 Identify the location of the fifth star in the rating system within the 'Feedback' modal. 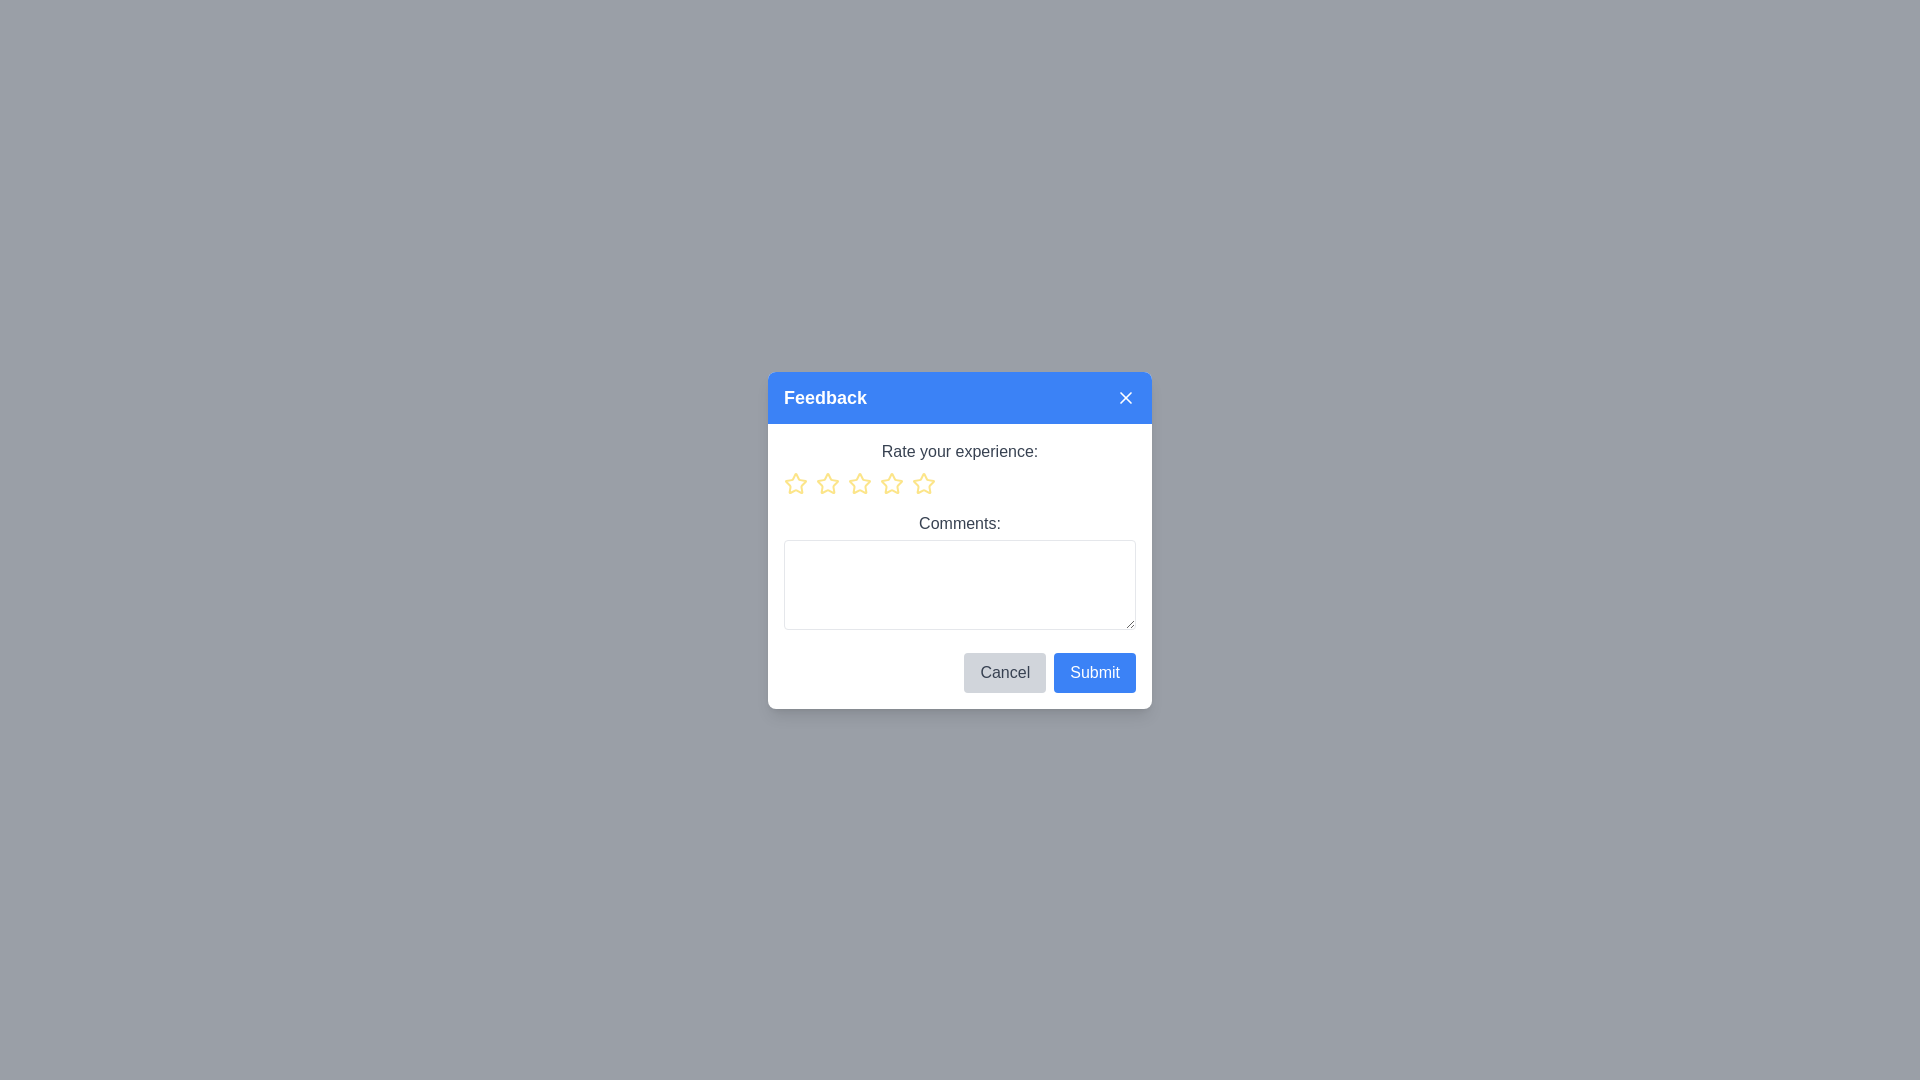
(923, 483).